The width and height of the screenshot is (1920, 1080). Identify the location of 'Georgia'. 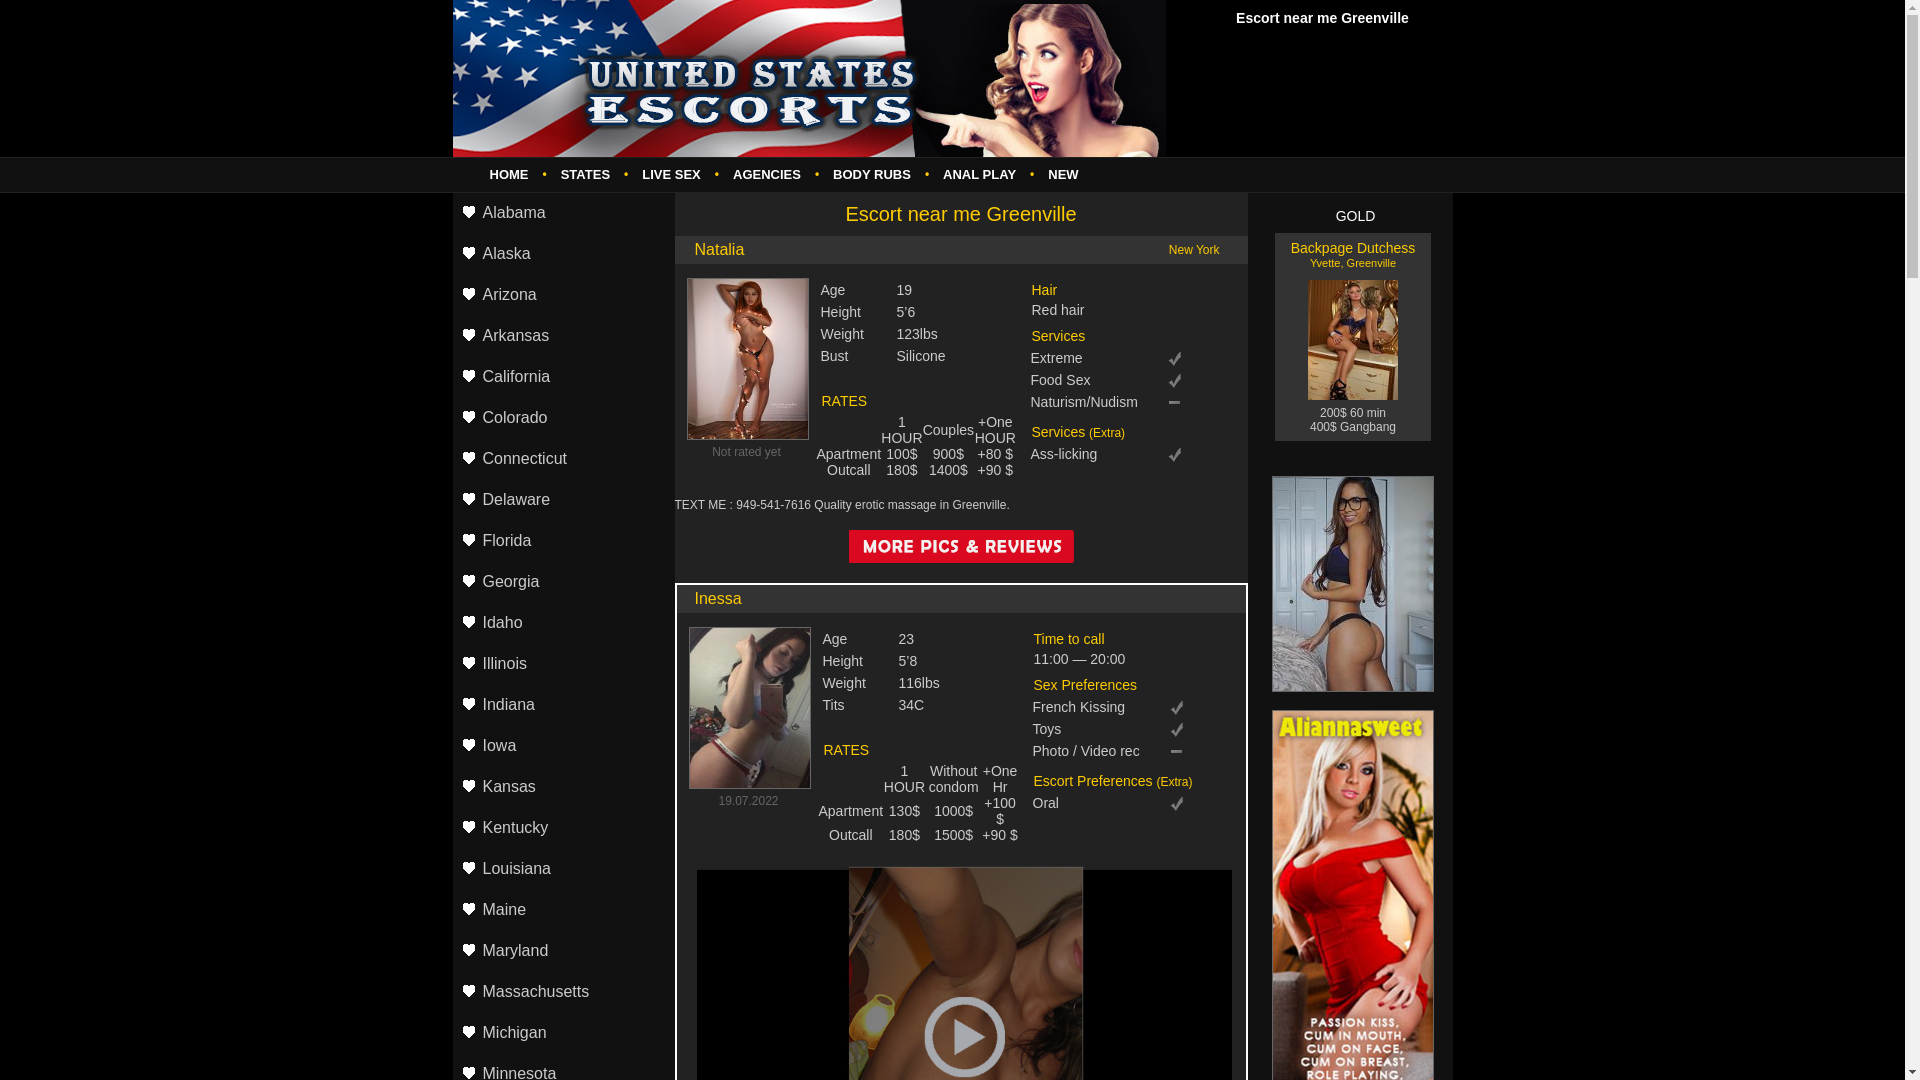
(560, 582).